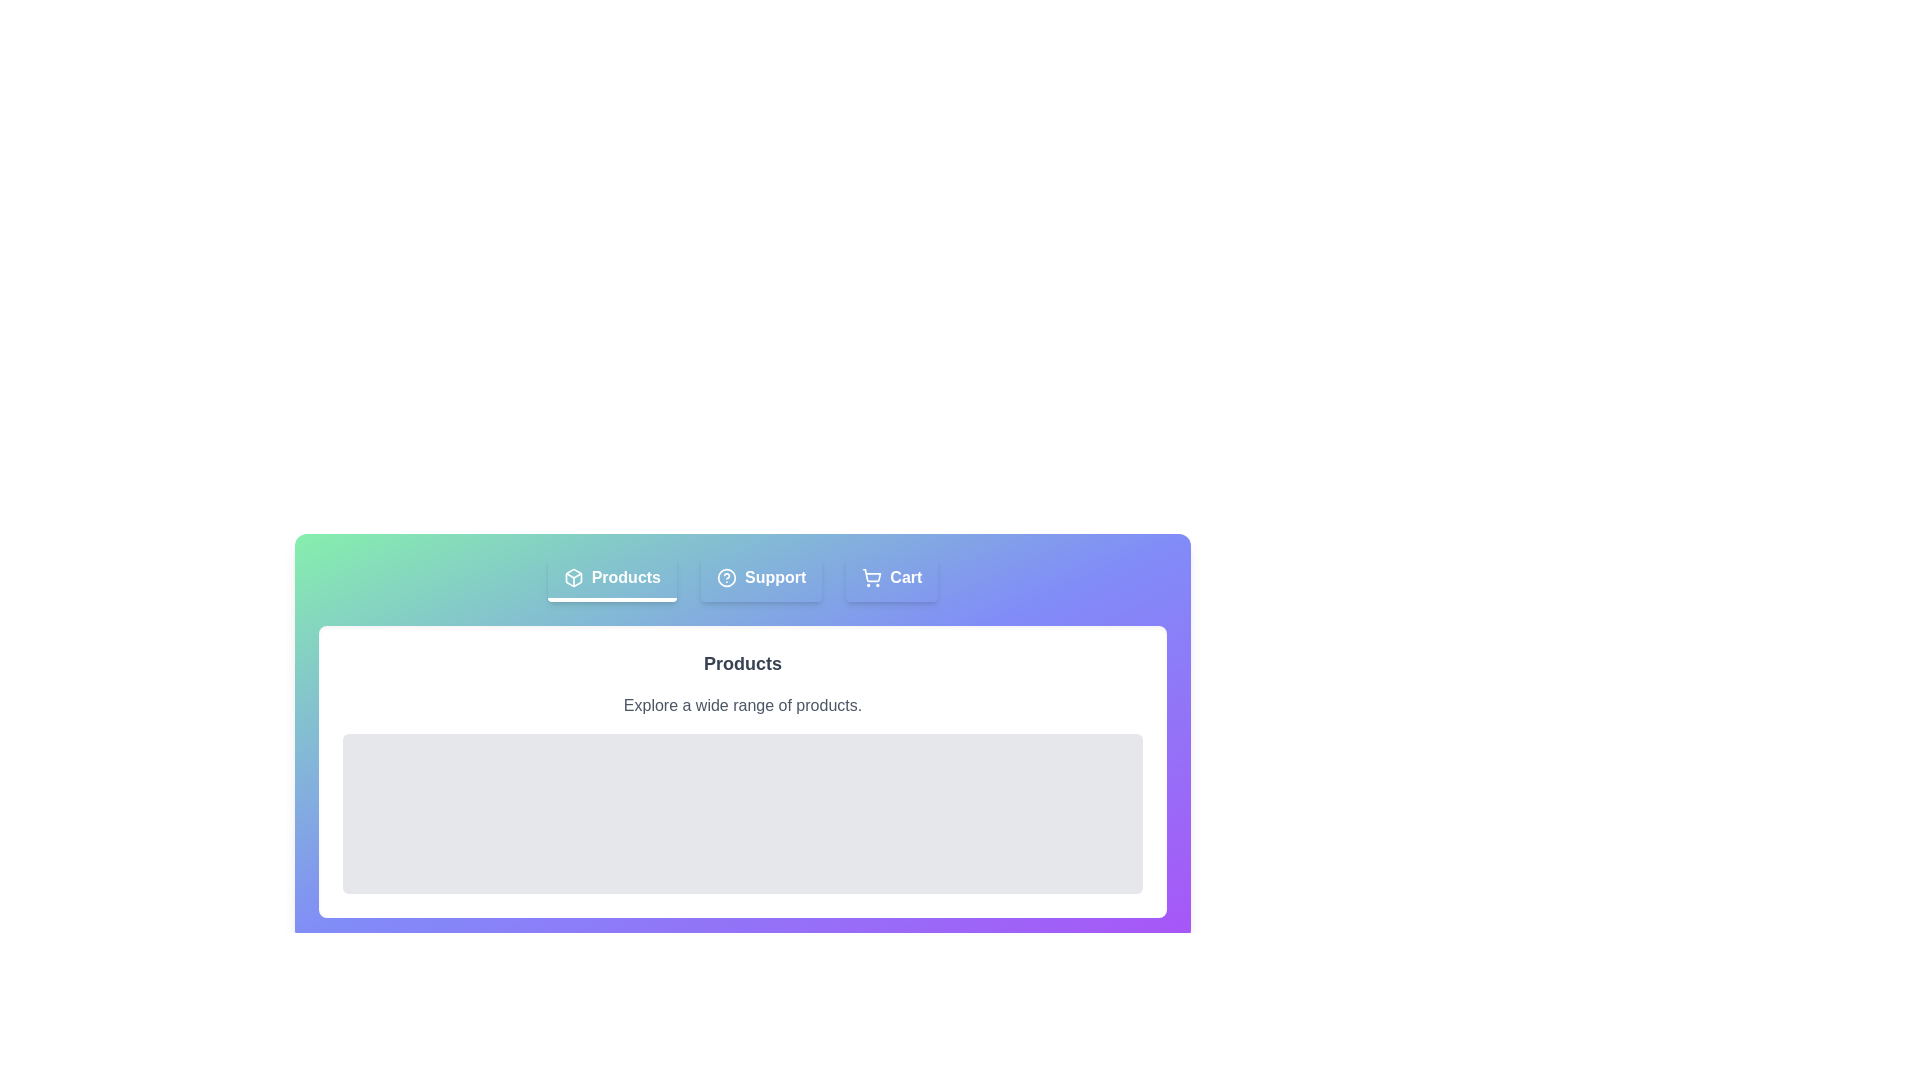 This screenshot has height=1080, width=1920. Describe the element at coordinates (891, 579) in the screenshot. I see `the Cart tab` at that location.